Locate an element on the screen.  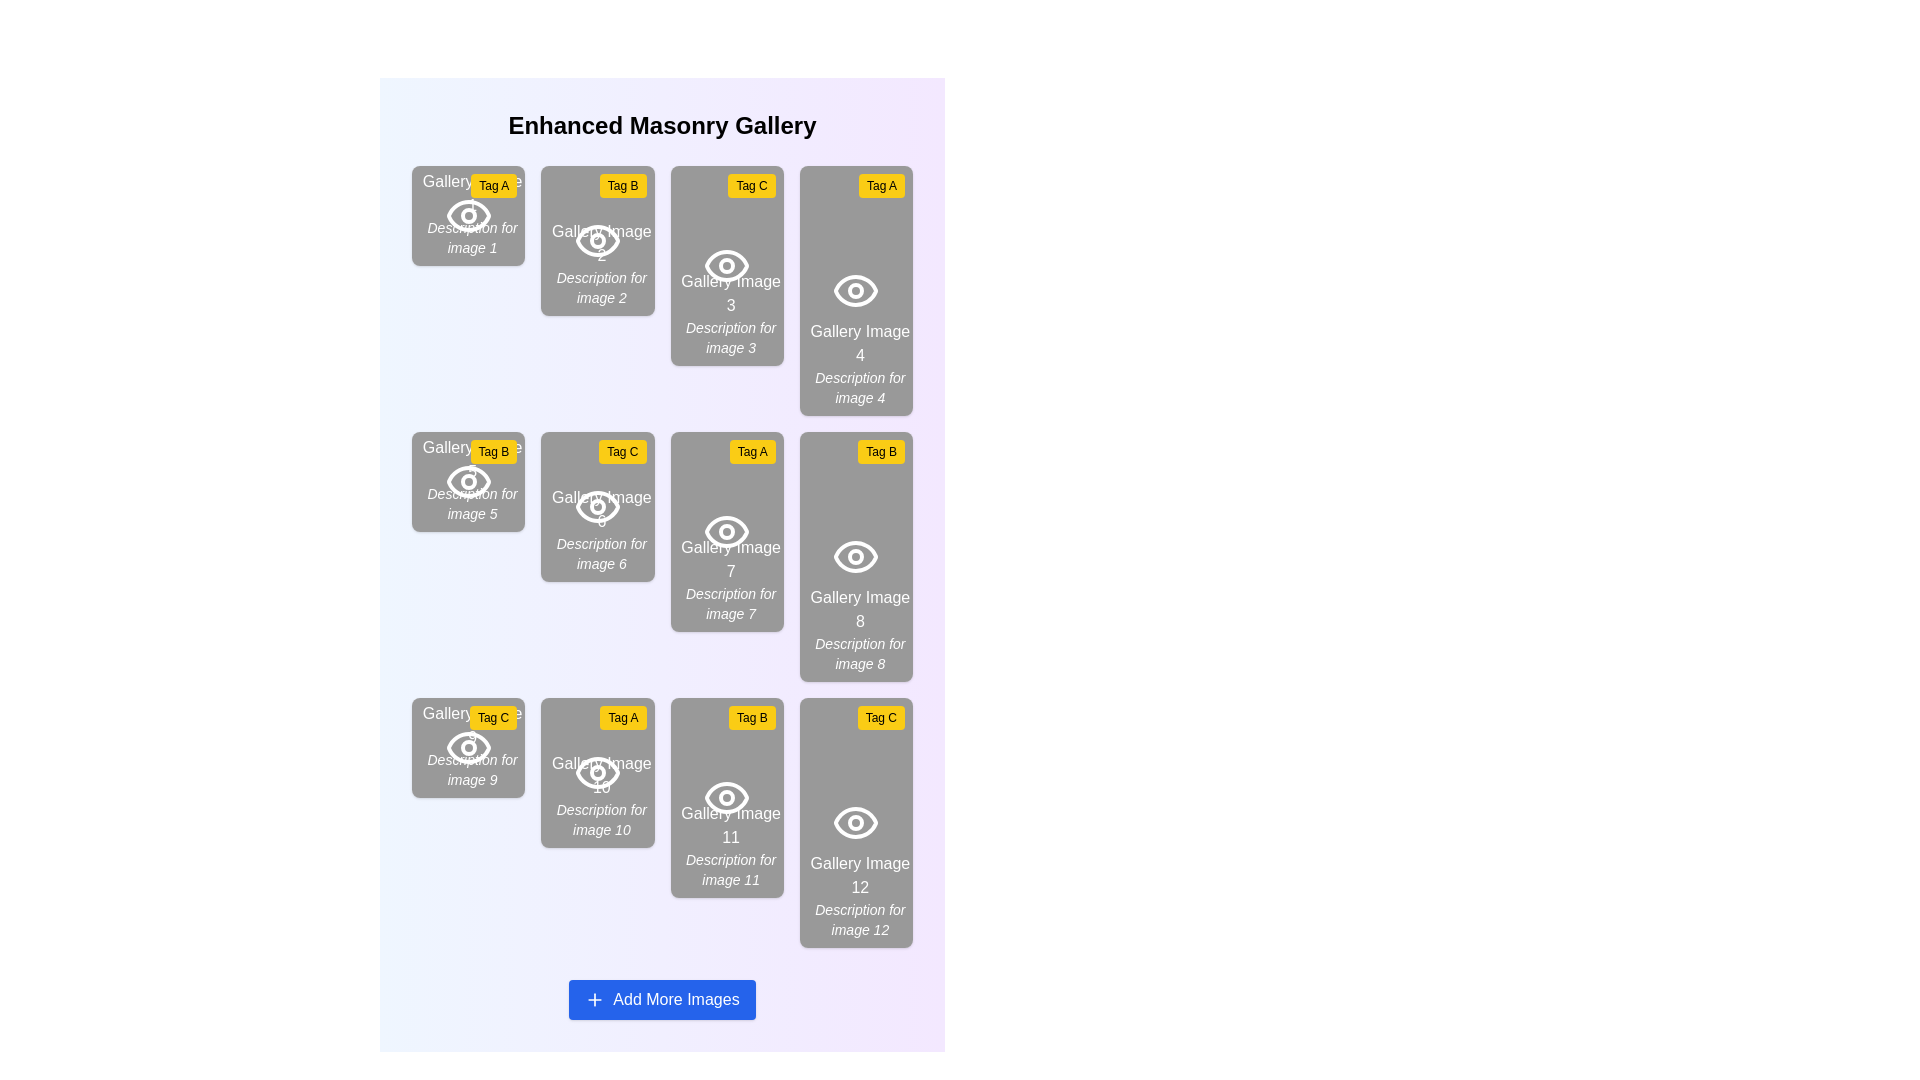
the decorative circular detail inside the eye icon representing the pupil for 'Gallery Image 6' located in the second row and third column of the grid layout is located at coordinates (596, 505).